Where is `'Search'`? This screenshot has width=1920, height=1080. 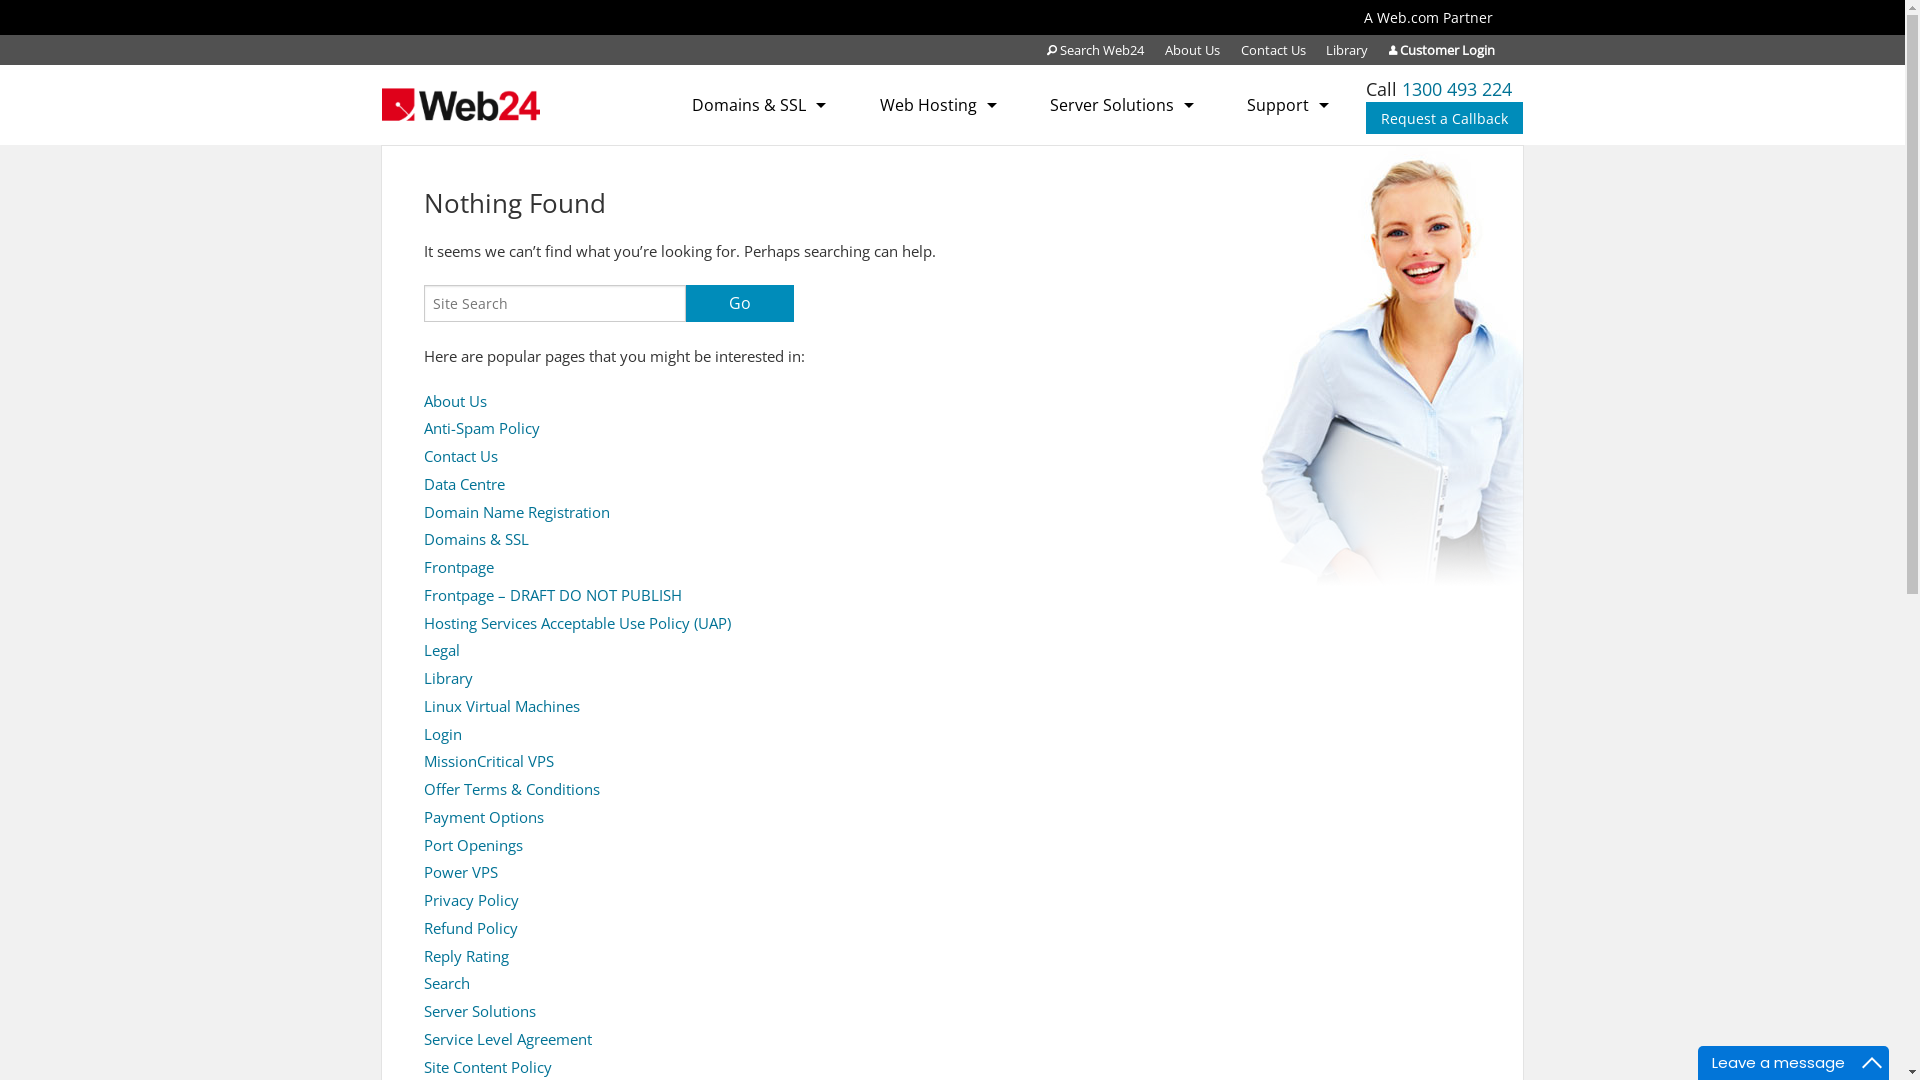
'Search' is located at coordinates (422, 982).